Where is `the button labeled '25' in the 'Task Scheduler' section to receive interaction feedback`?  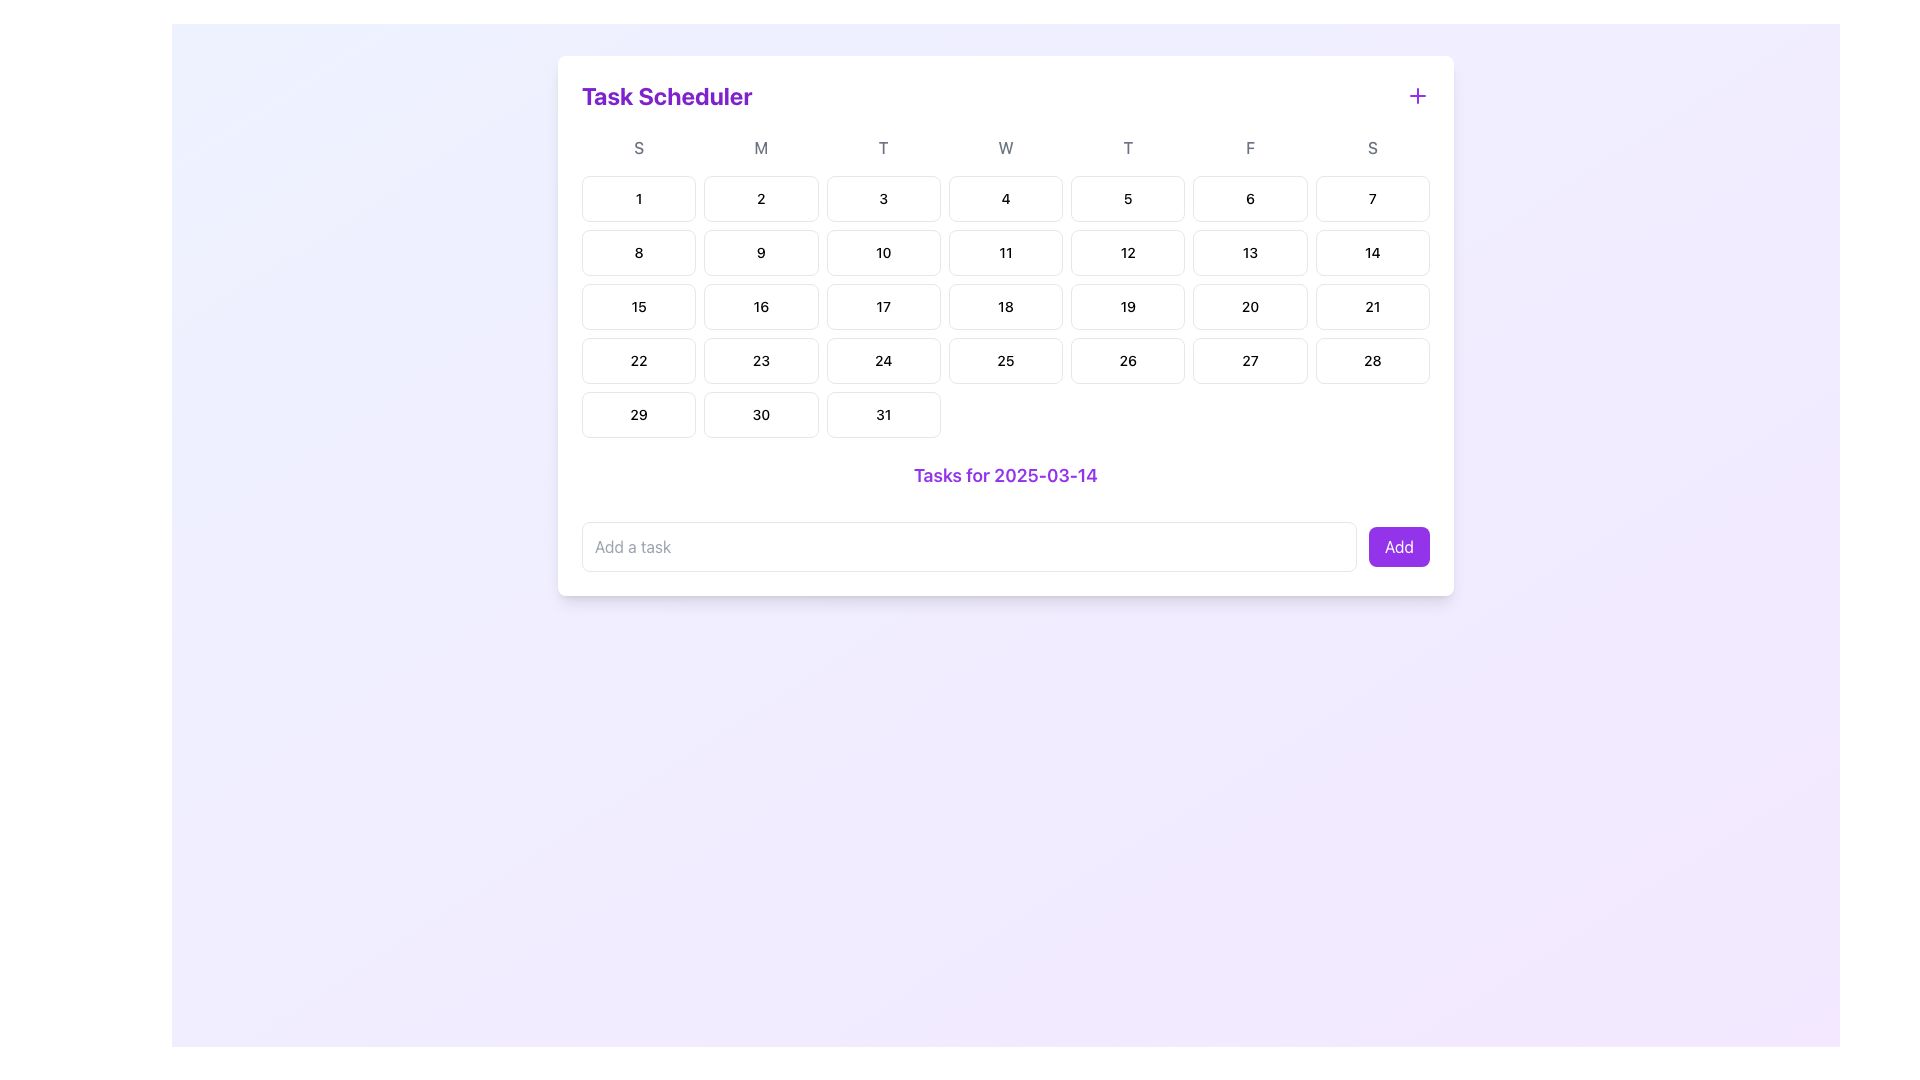
the button labeled '25' in the 'Task Scheduler' section to receive interaction feedback is located at coordinates (1006, 361).